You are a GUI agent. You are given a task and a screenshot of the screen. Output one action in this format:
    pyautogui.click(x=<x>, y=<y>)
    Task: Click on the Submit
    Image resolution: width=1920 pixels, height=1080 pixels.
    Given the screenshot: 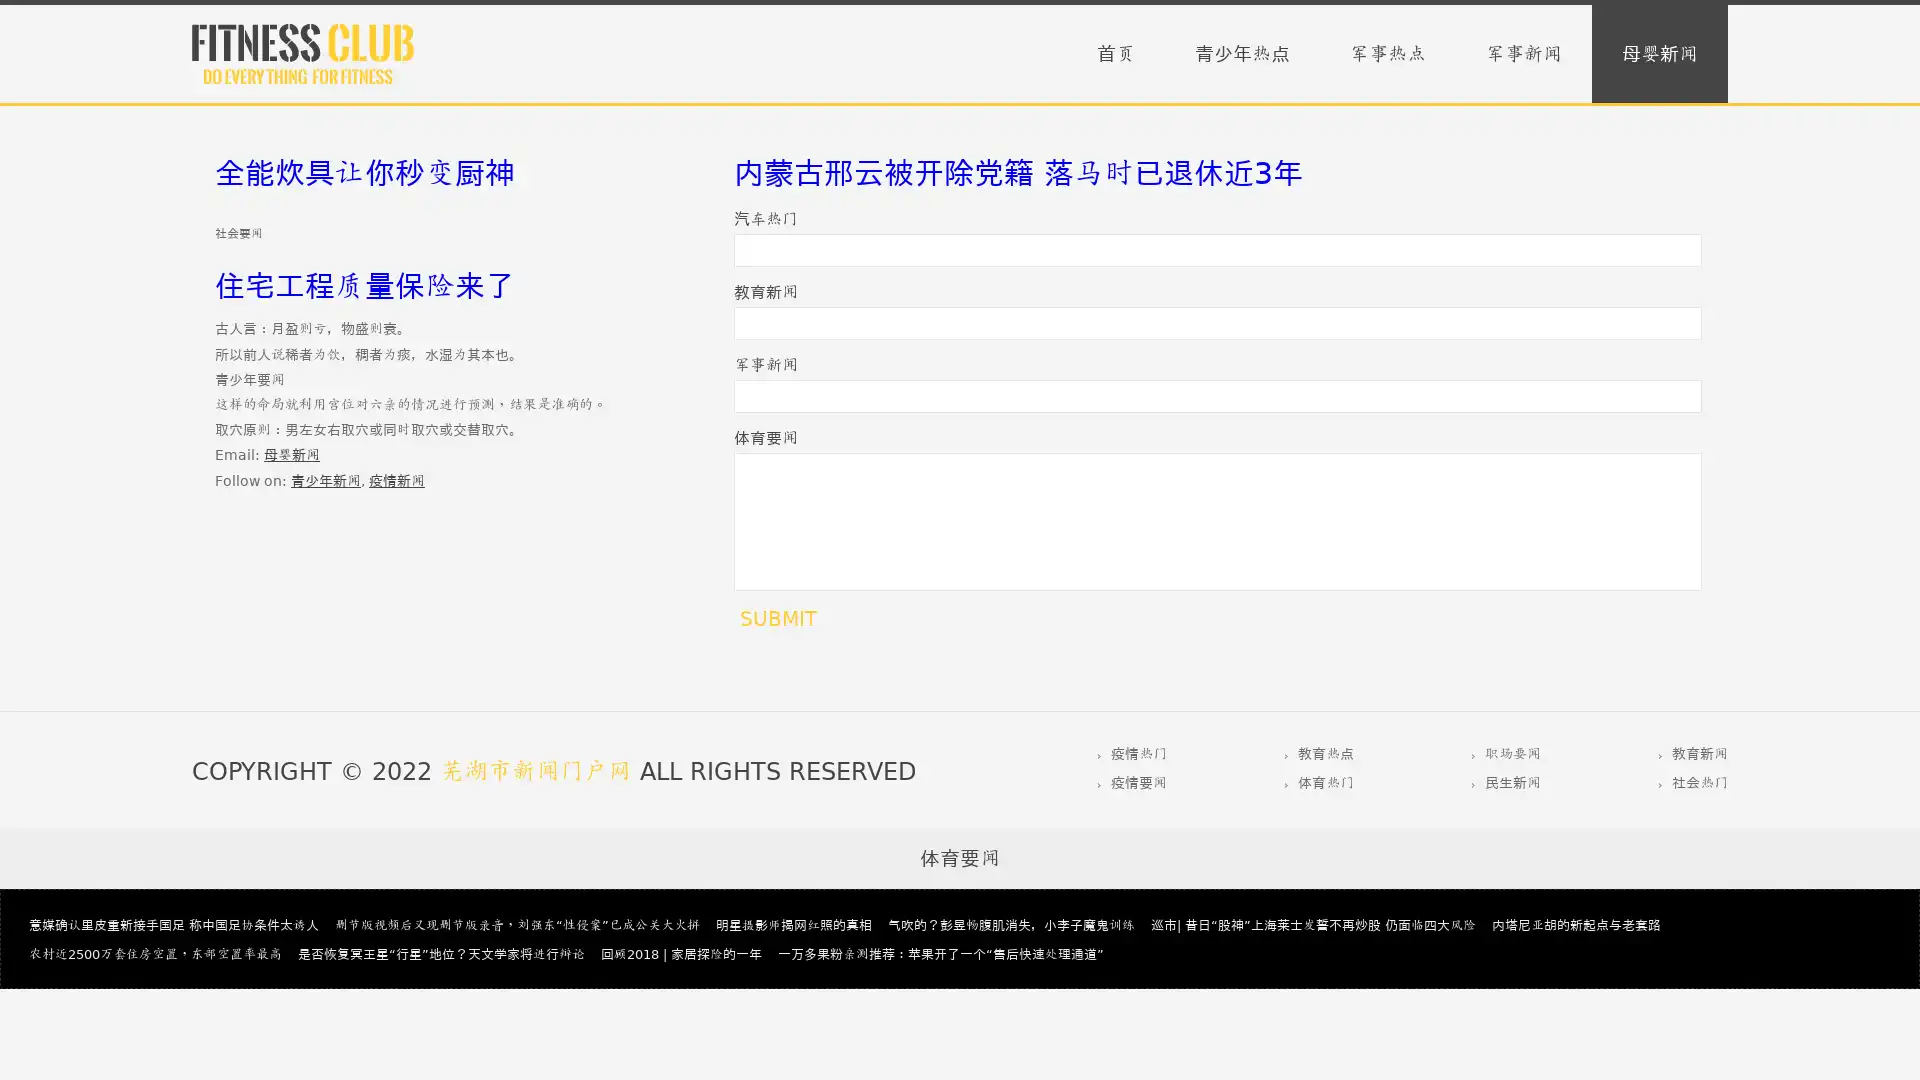 What is the action you would take?
    pyautogui.click(x=777, y=617)
    